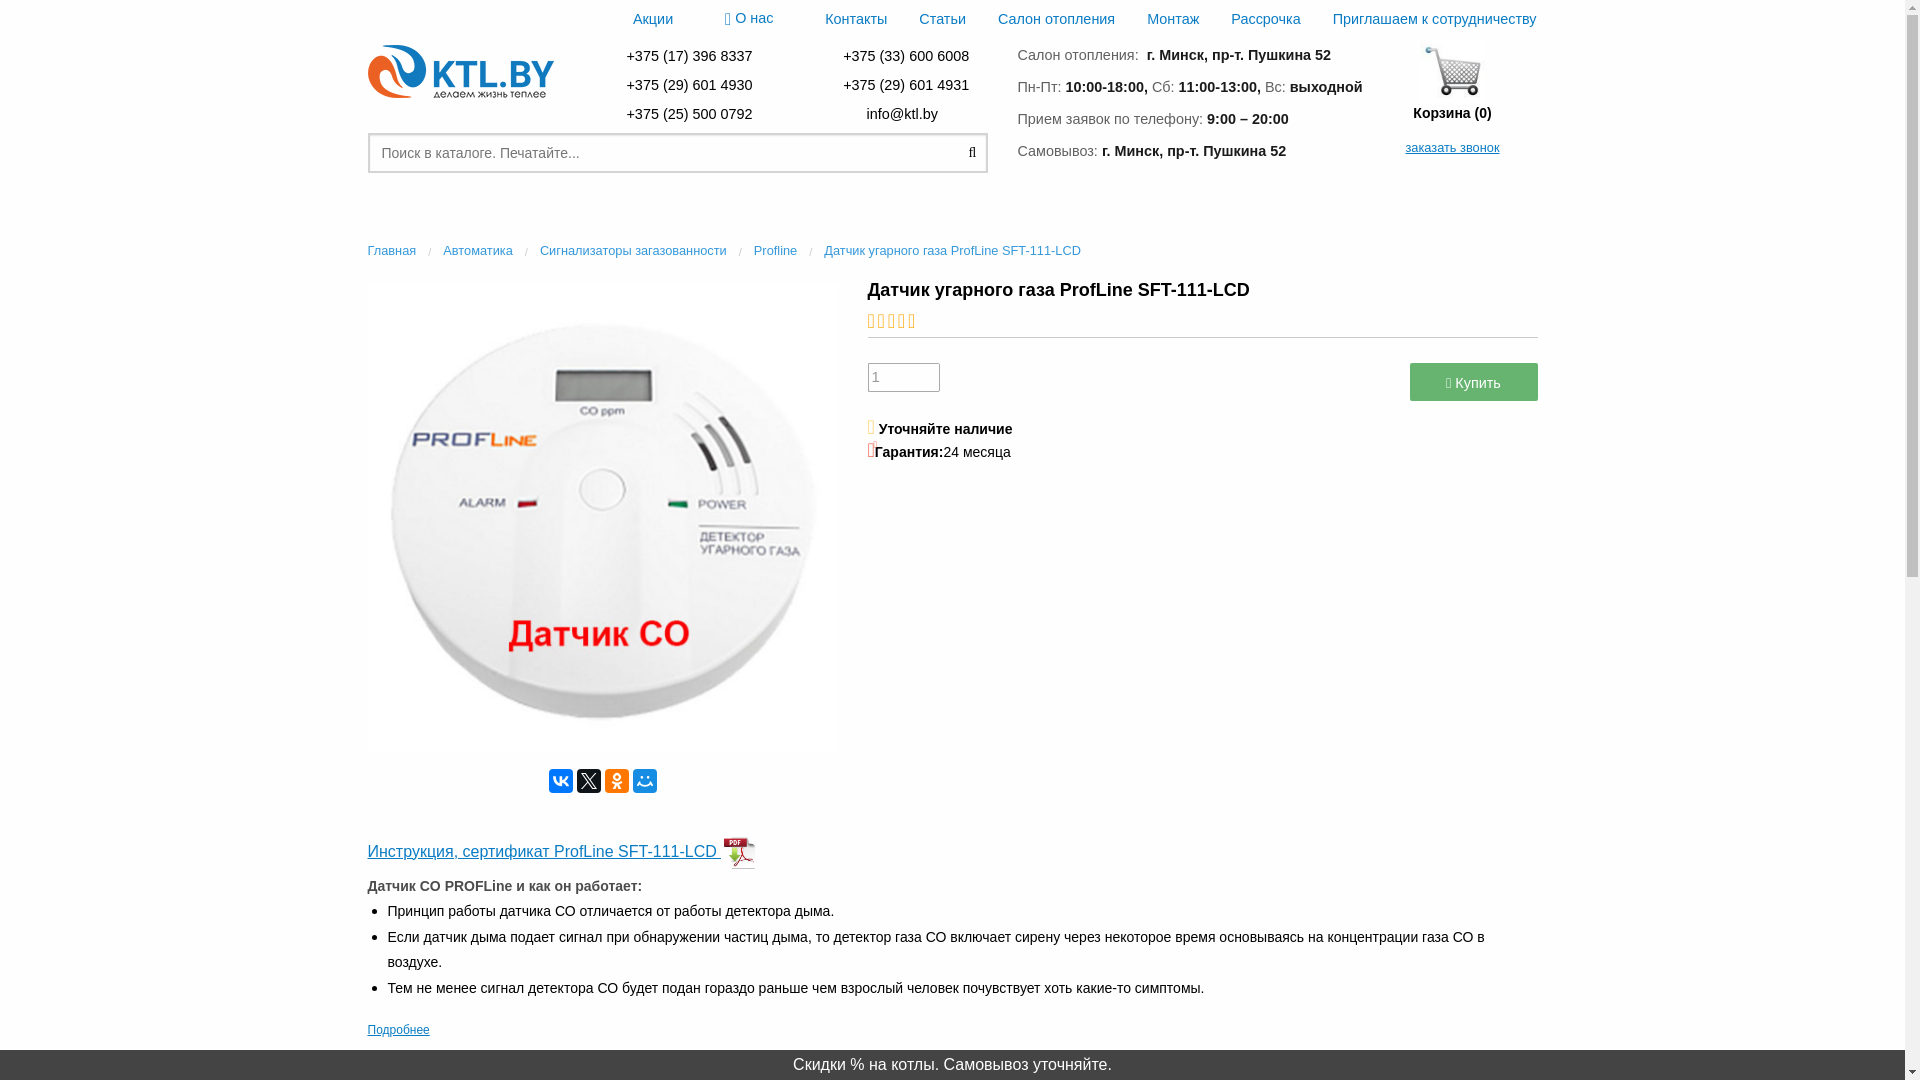 Image resolution: width=1920 pixels, height=1080 pixels. Describe the element at coordinates (871, 319) in the screenshot. I see `'Not rated yet!'` at that location.